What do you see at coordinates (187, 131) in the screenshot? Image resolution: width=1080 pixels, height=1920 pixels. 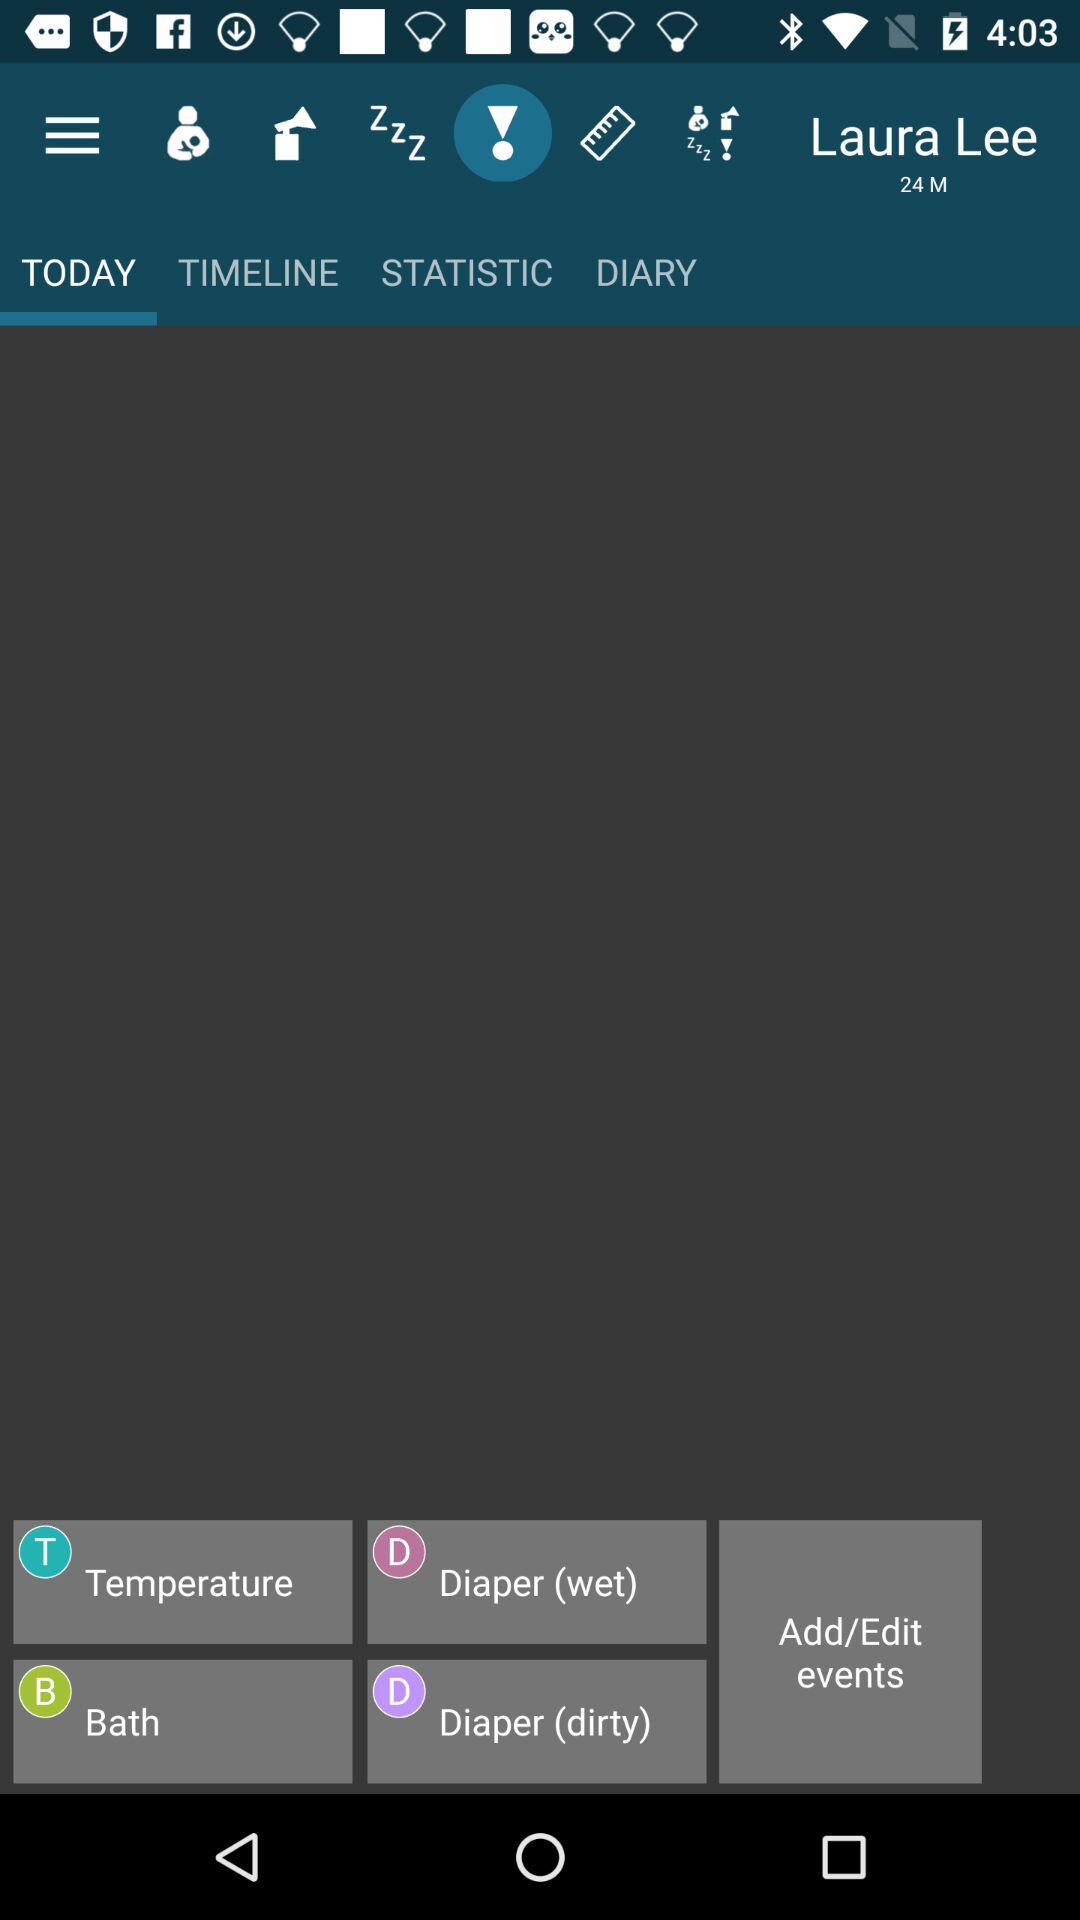 I see `the avatar icon` at bounding box center [187, 131].